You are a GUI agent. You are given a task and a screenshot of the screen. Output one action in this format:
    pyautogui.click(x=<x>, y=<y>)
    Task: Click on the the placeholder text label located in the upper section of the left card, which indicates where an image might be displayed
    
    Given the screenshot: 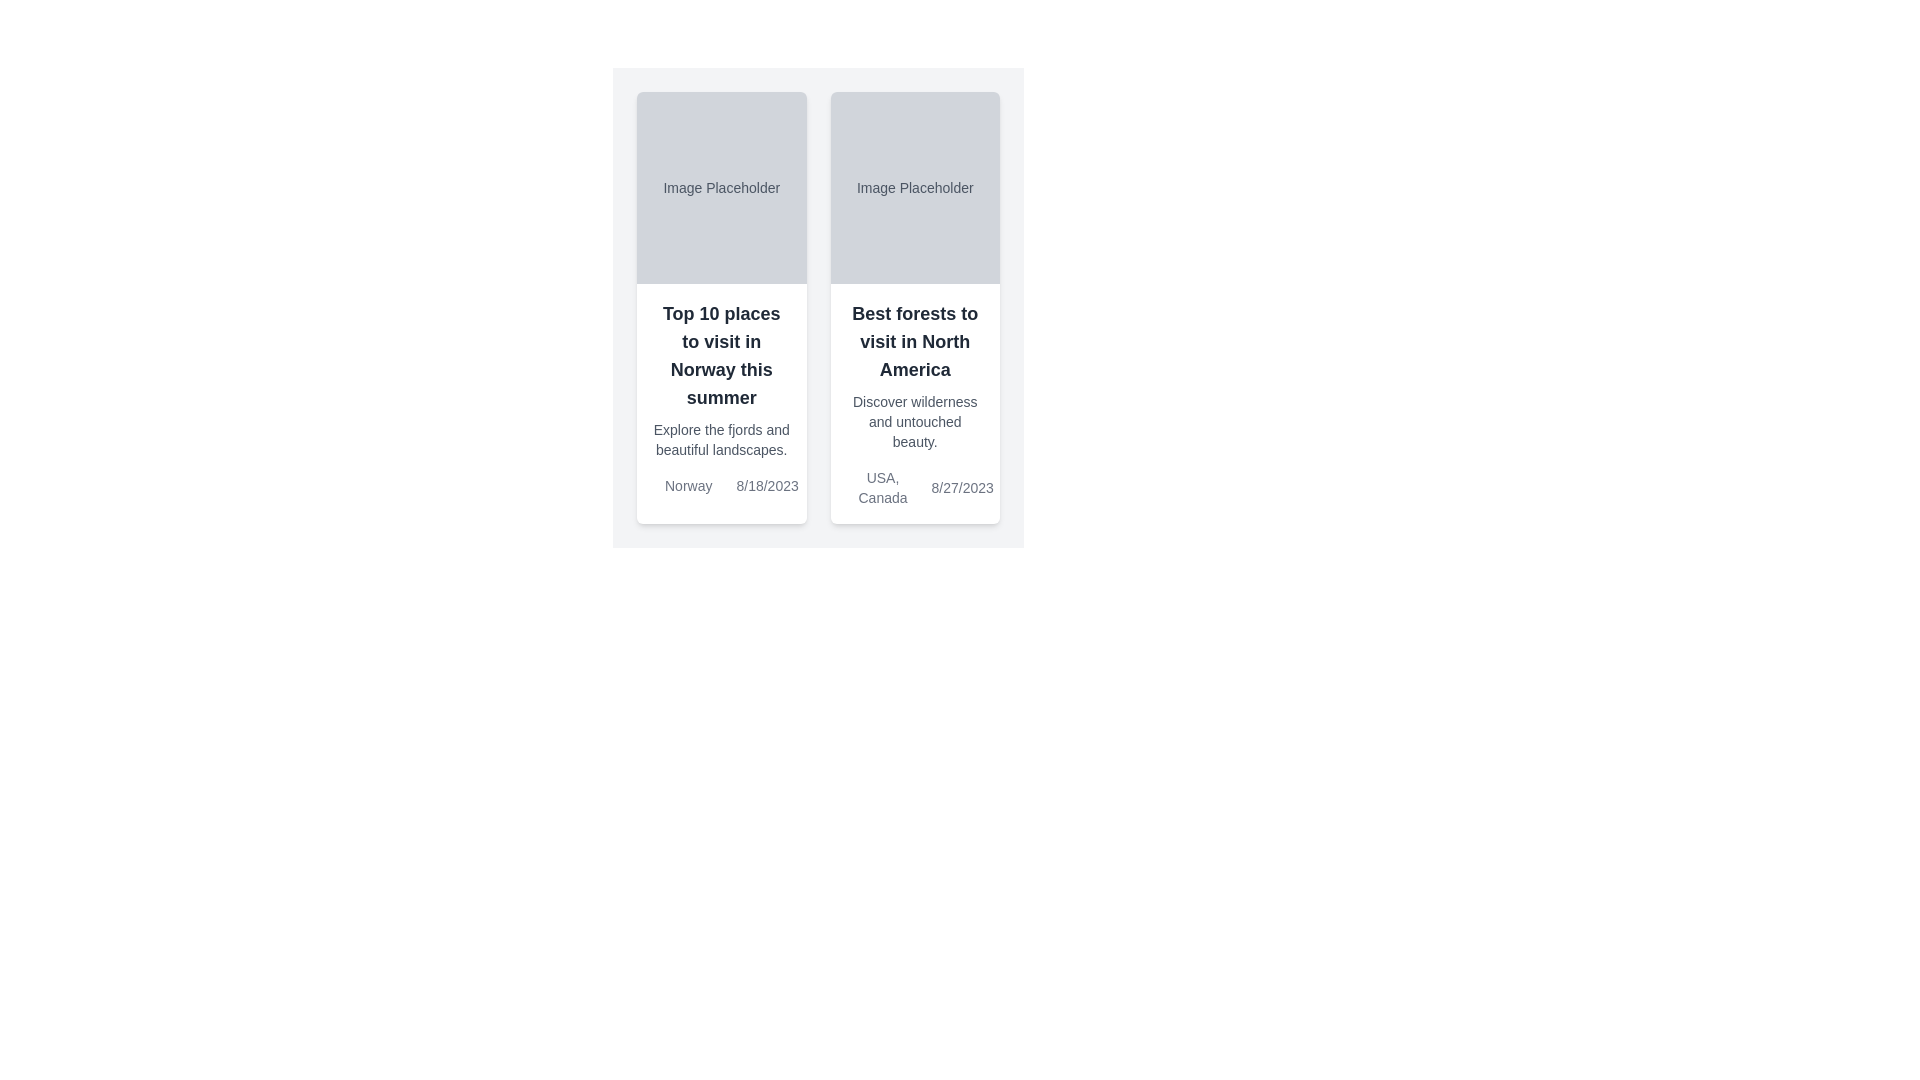 What is the action you would take?
    pyautogui.click(x=720, y=188)
    